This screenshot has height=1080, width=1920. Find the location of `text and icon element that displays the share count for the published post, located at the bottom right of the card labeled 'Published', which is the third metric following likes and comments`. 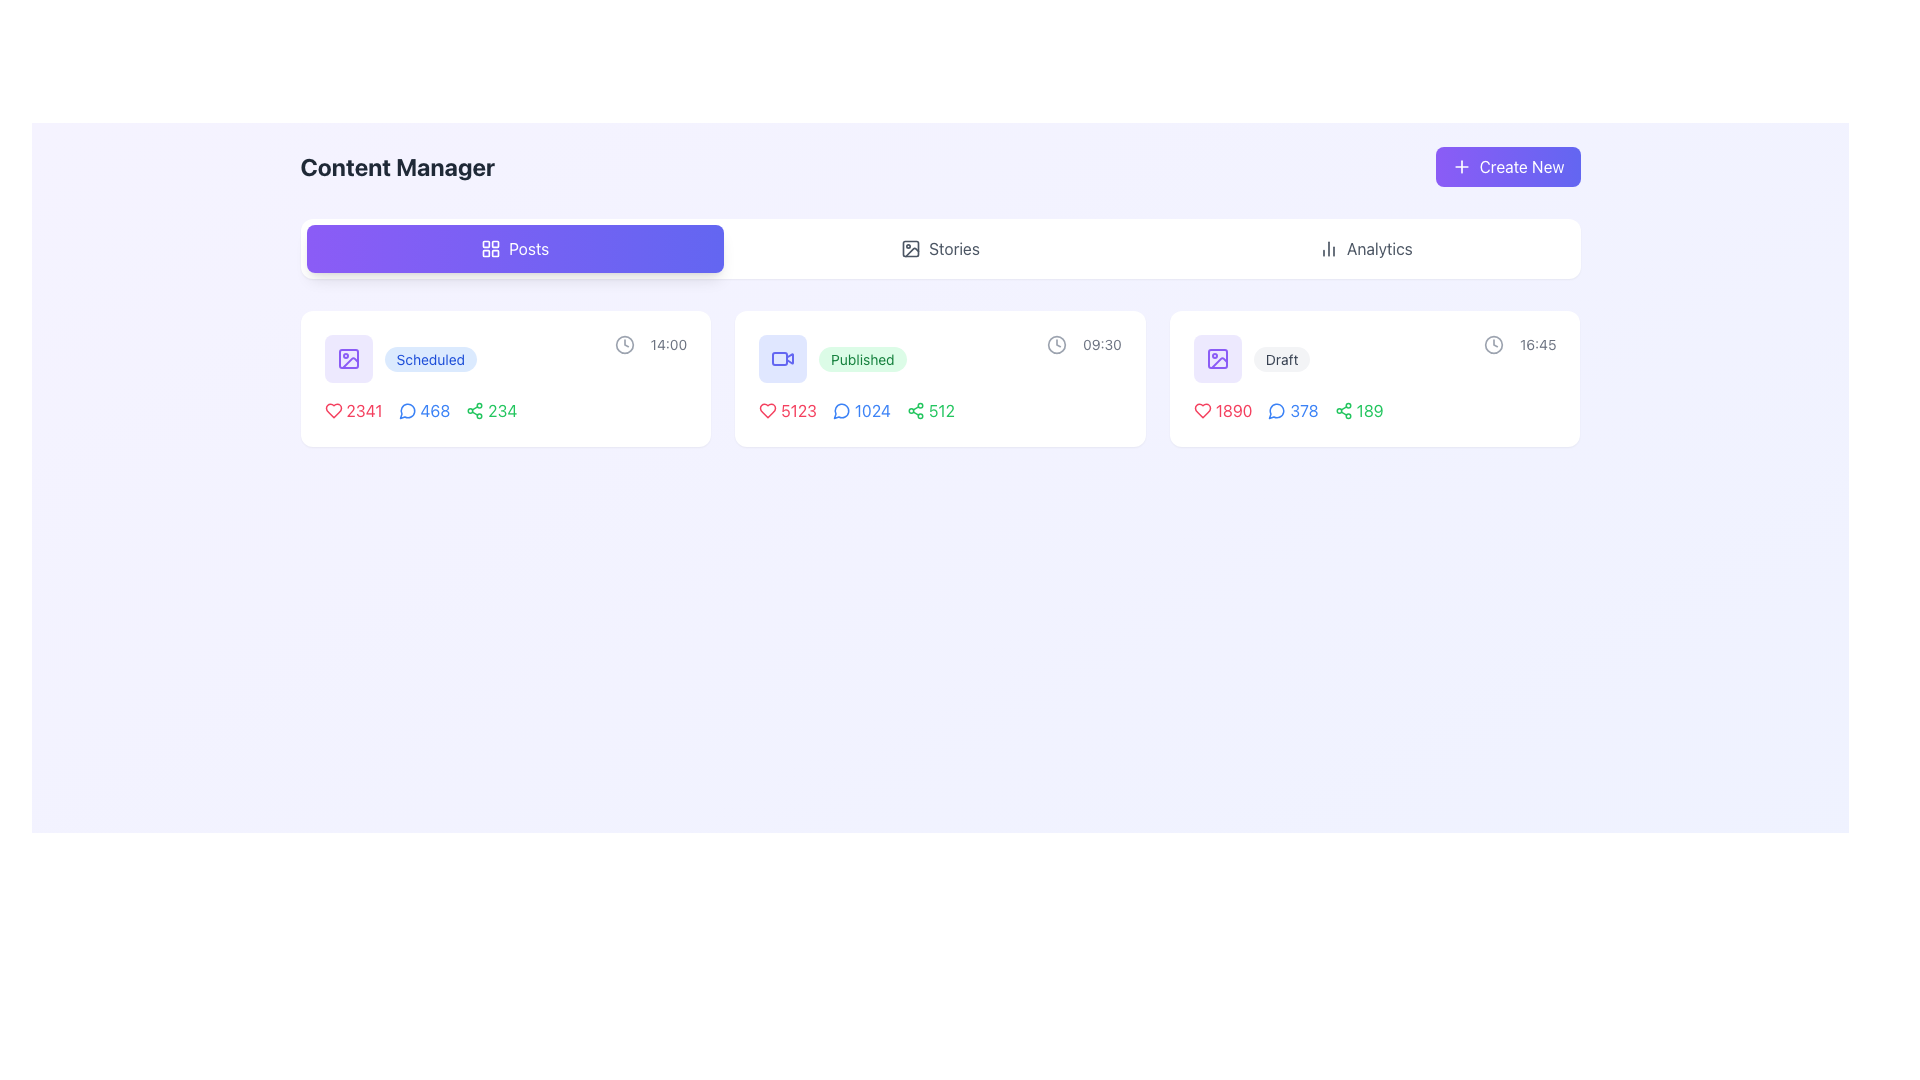

text and icon element that displays the share count for the published post, located at the bottom right of the card labeled 'Published', which is the third metric following likes and comments is located at coordinates (929, 410).